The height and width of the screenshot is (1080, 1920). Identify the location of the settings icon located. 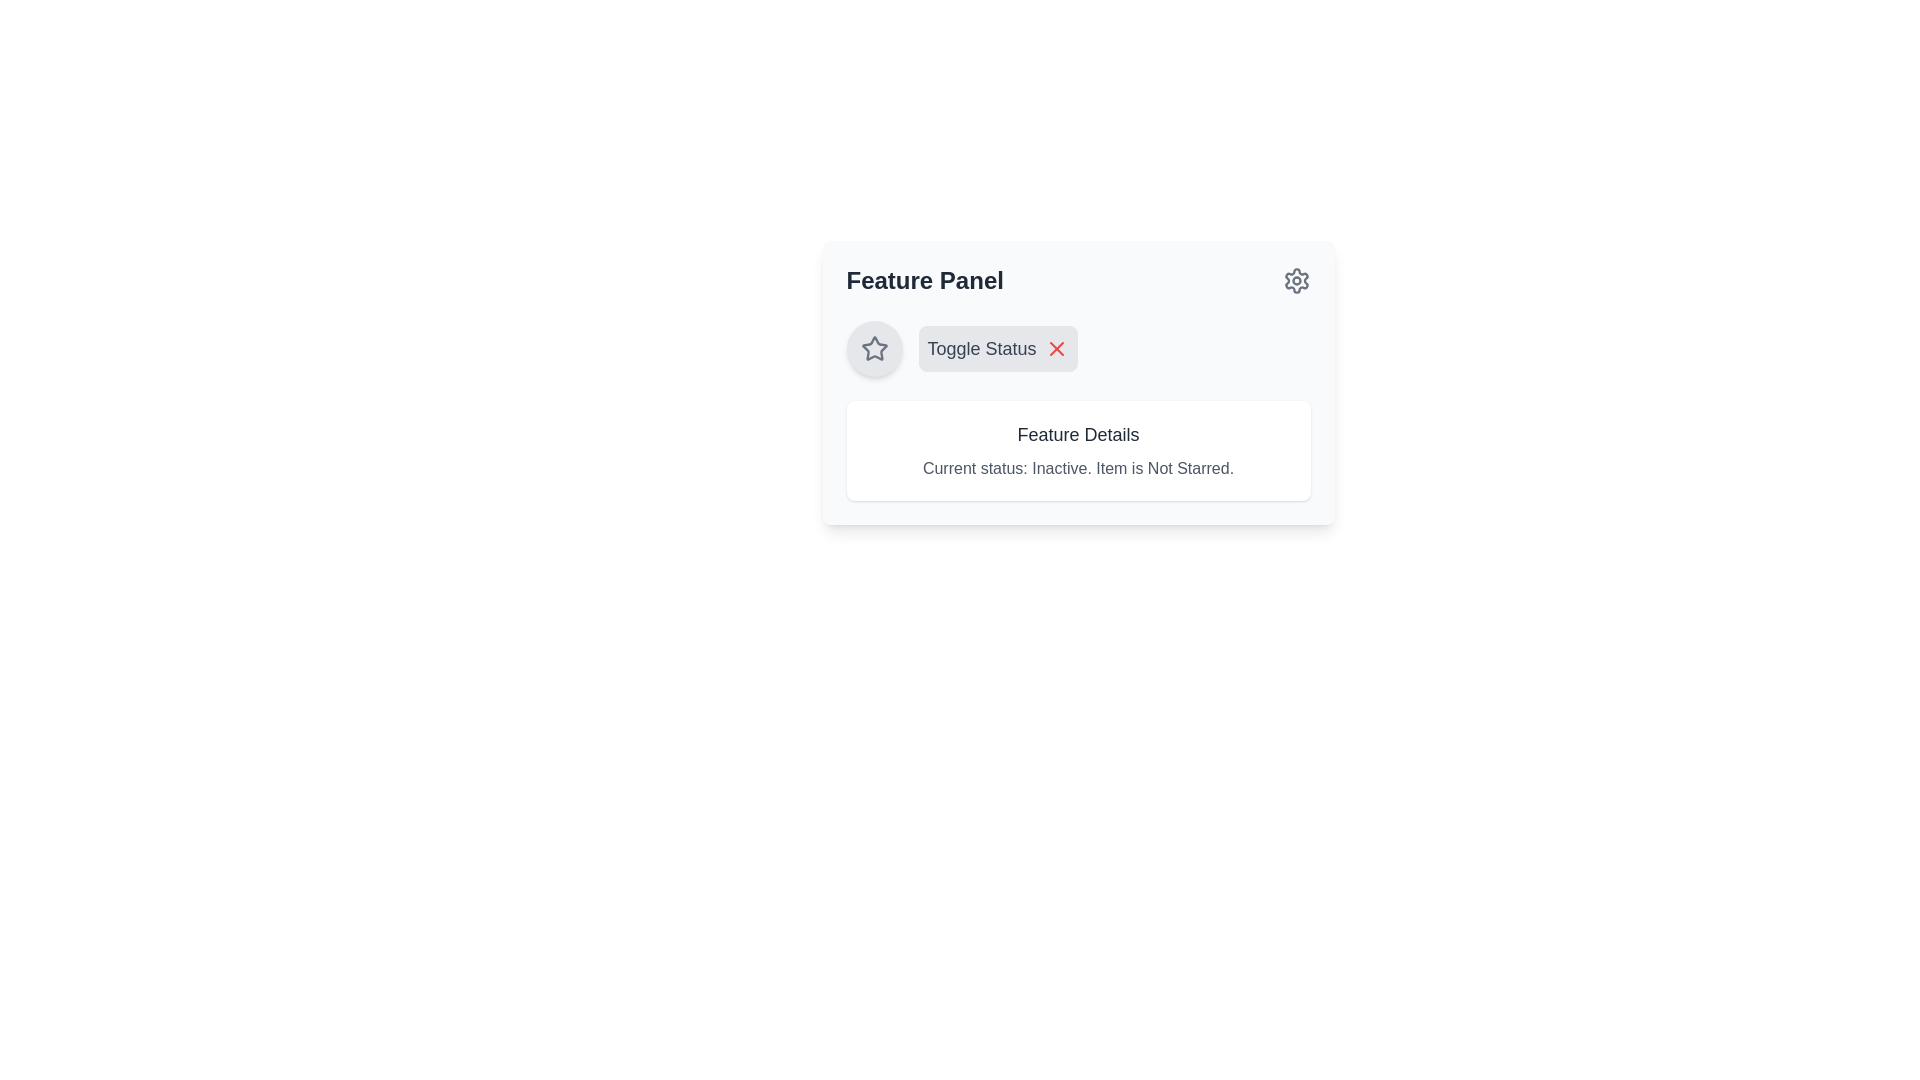
(1296, 281).